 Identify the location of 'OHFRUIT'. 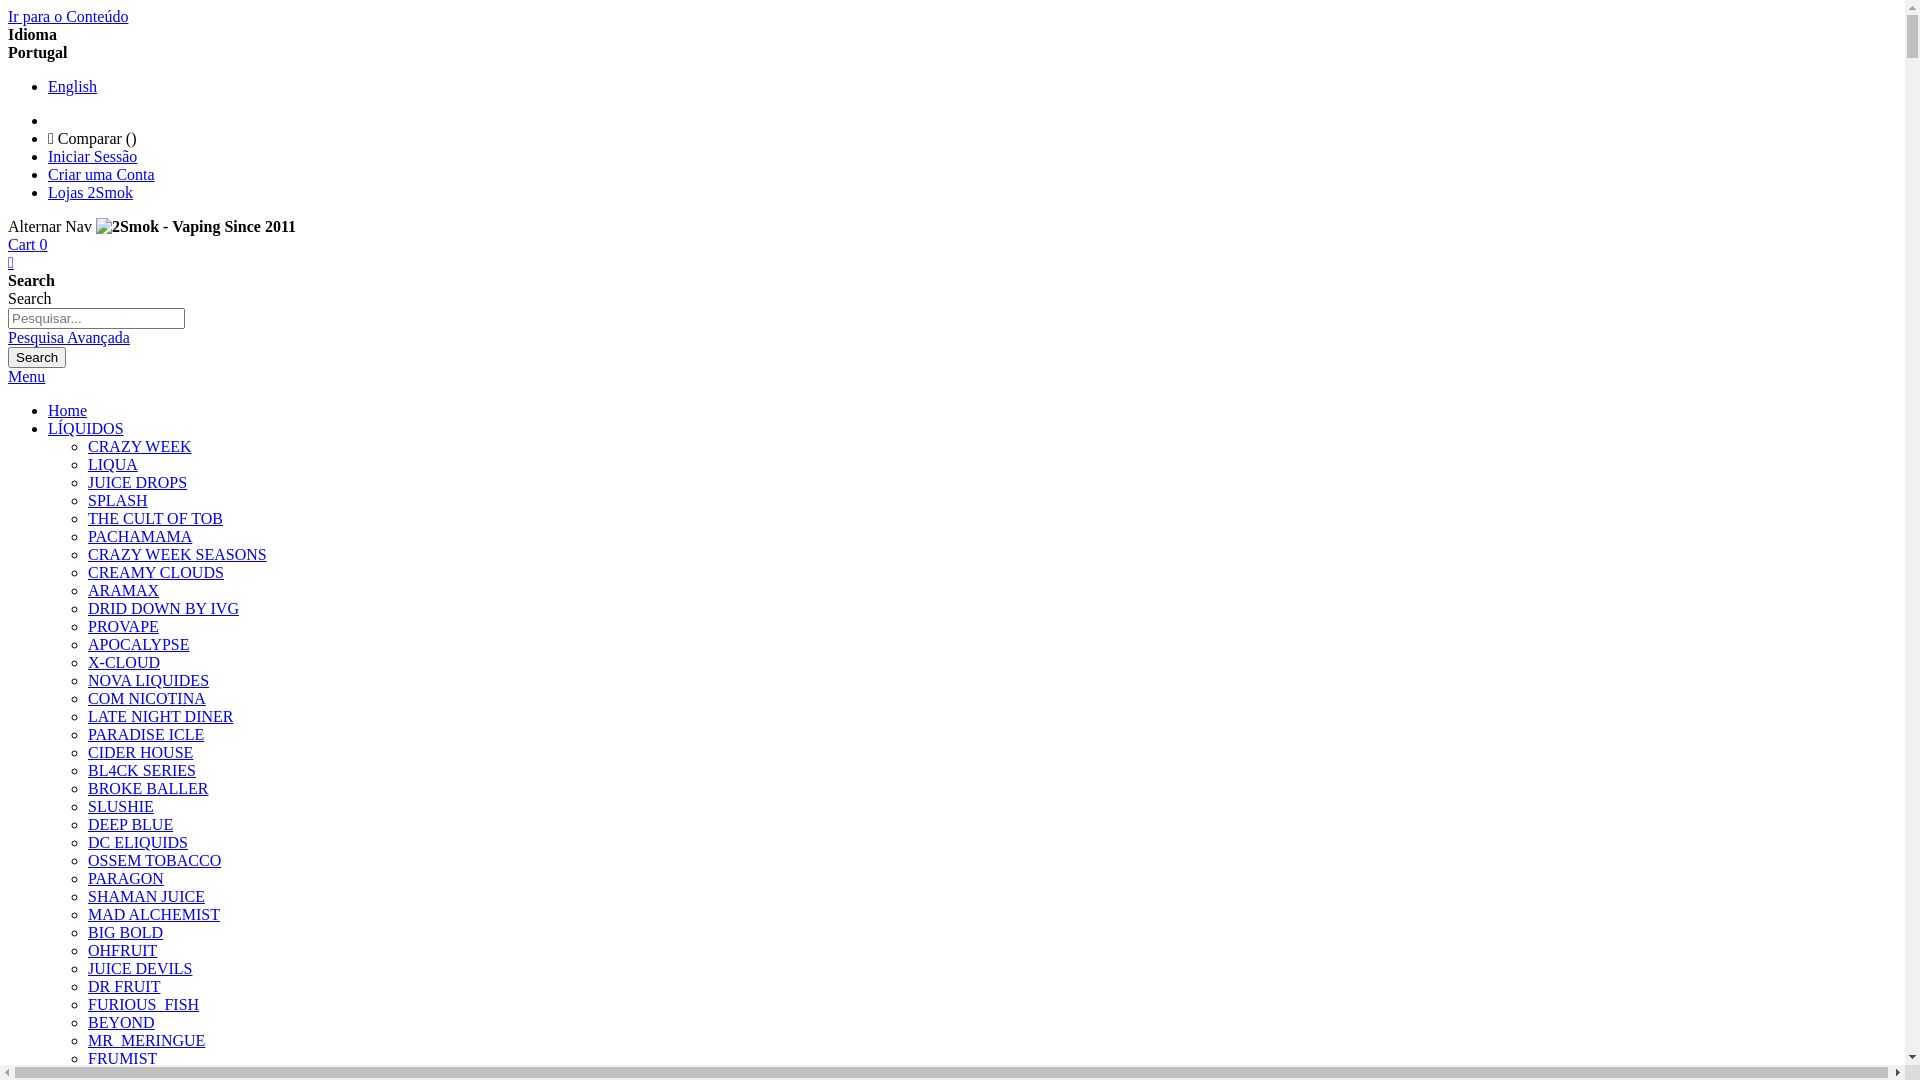
(121, 949).